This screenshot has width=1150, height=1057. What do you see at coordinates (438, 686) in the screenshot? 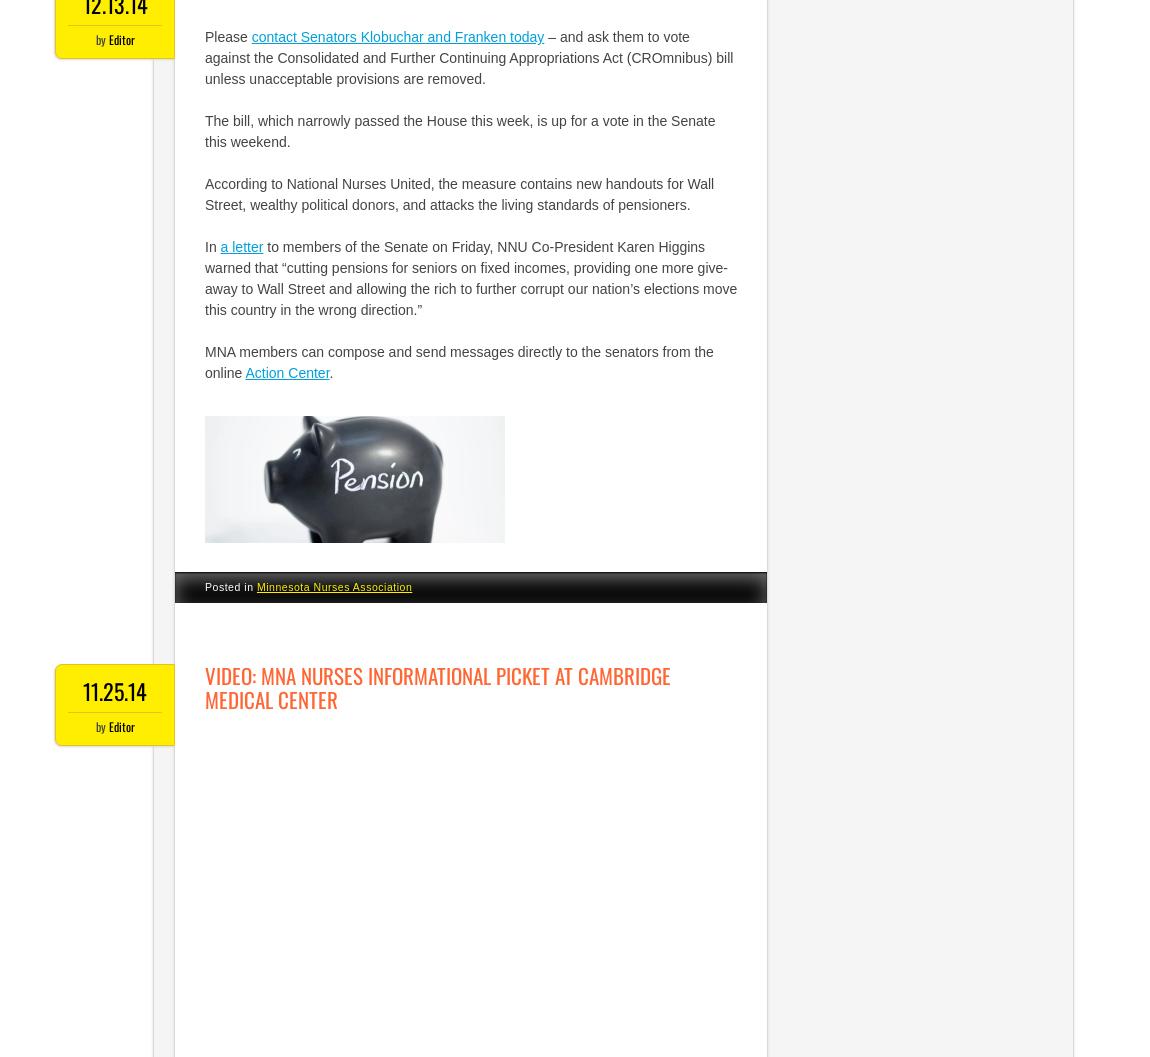
I see `'Video:  MNA Nurses Informational Picket at Cambridge Medical Center'` at bounding box center [438, 686].